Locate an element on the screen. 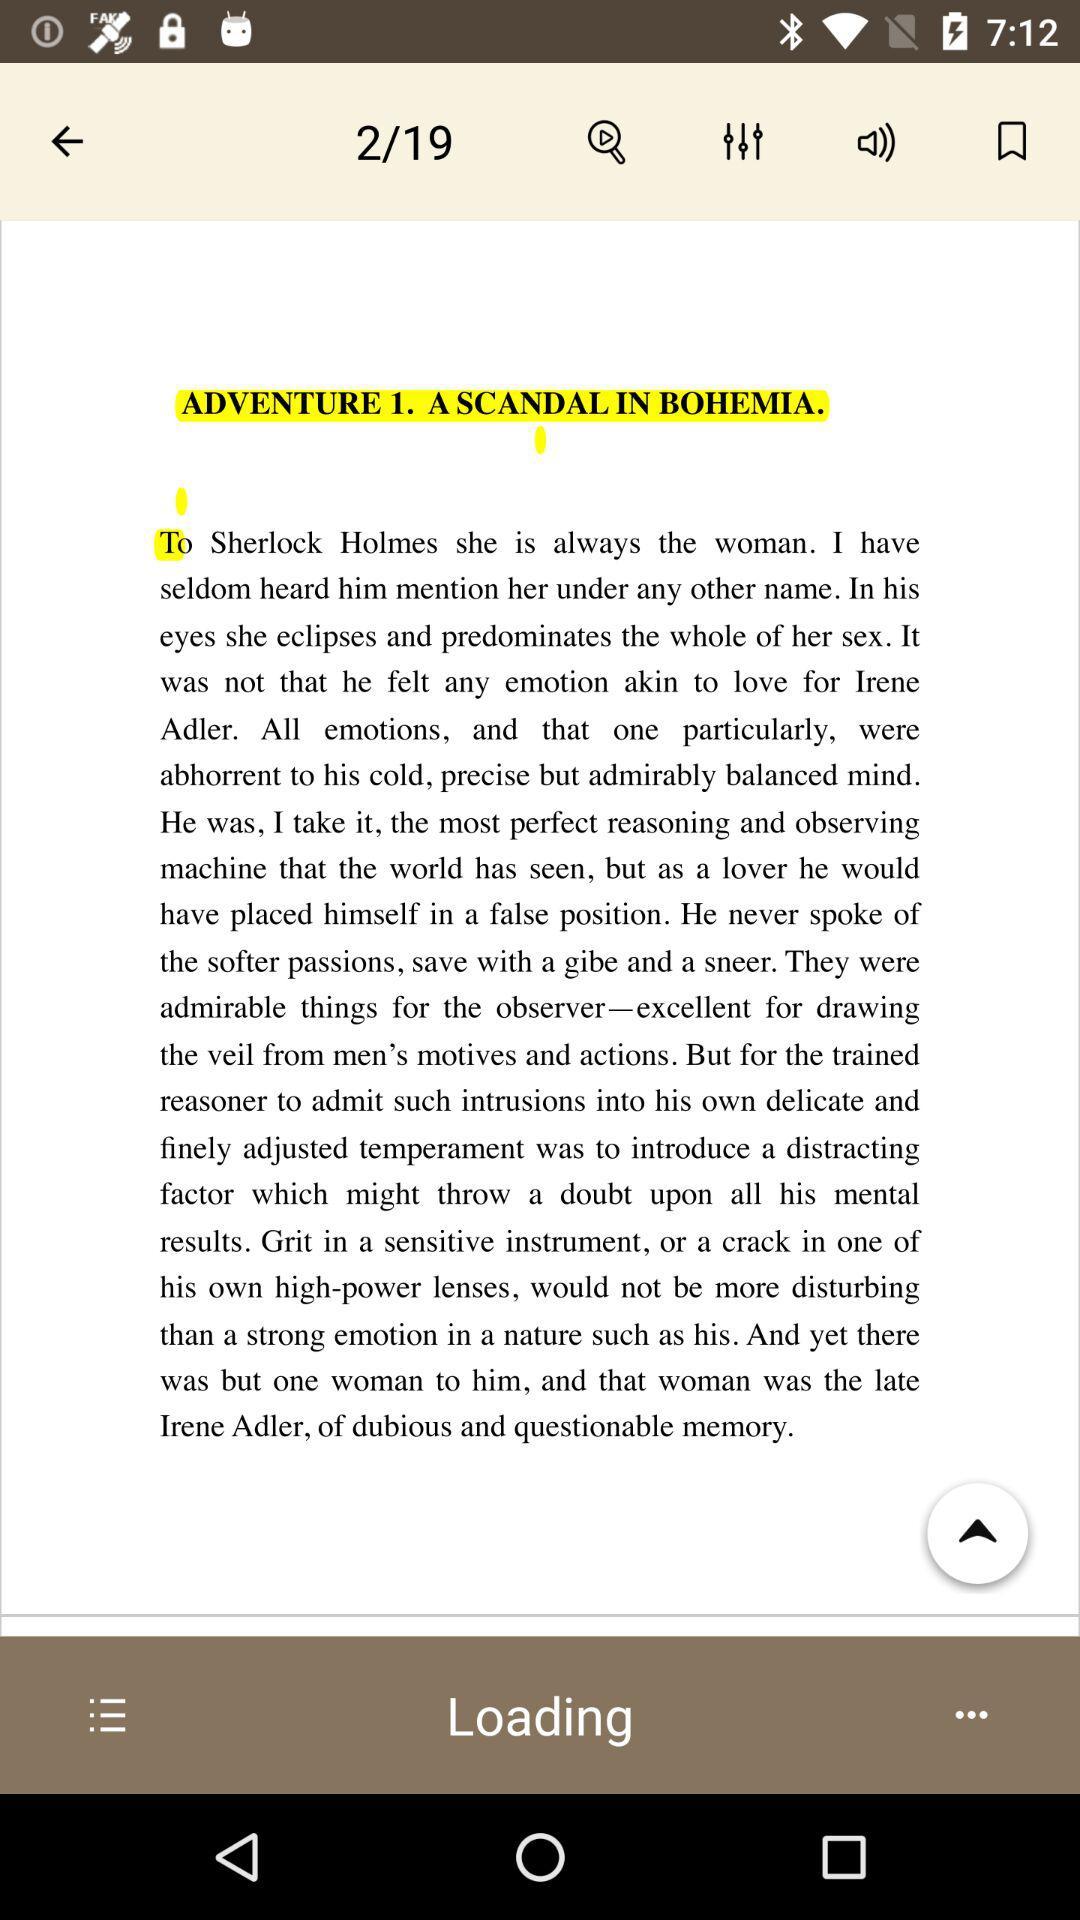  the icon which is the immediate right of the search button is located at coordinates (742, 140).